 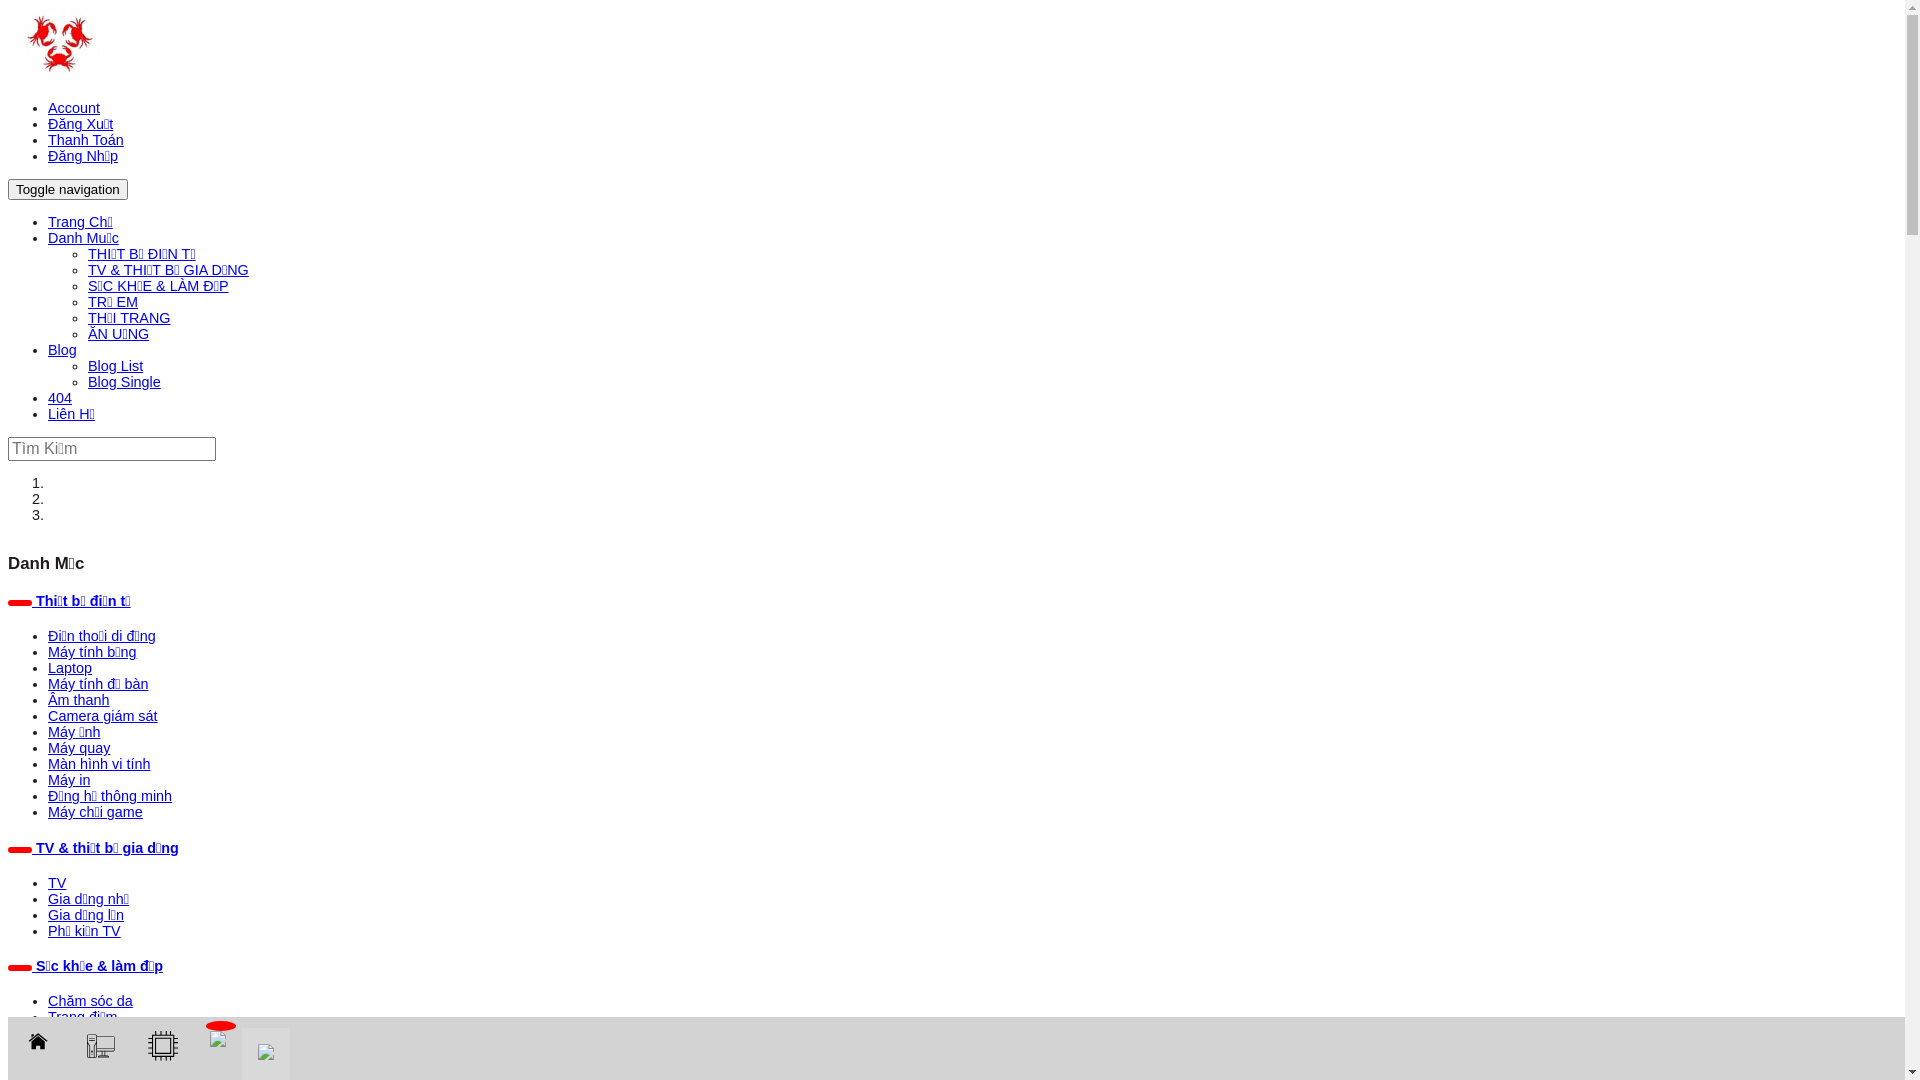 I want to click on 'Blog List', so click(x=114, y=366).